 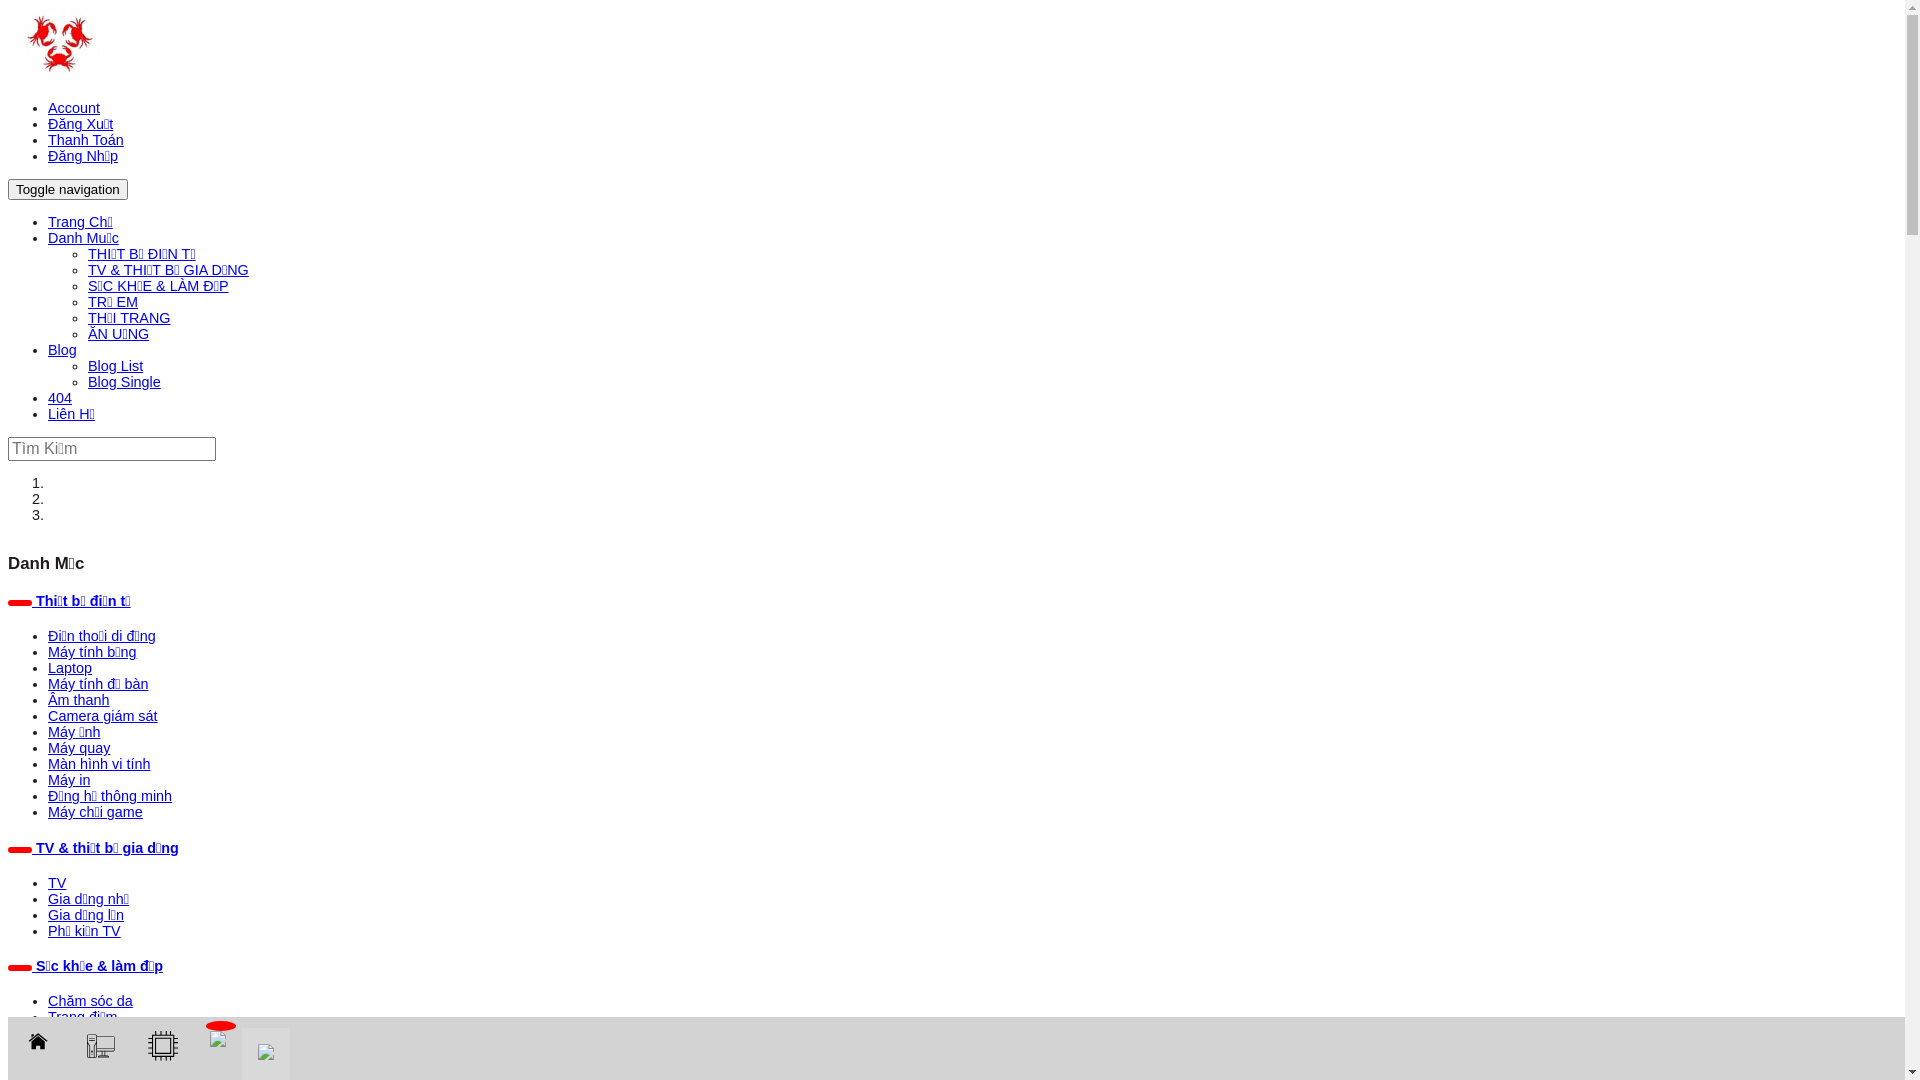 I want to click on 'Blog List', so click(x=114, y=366).